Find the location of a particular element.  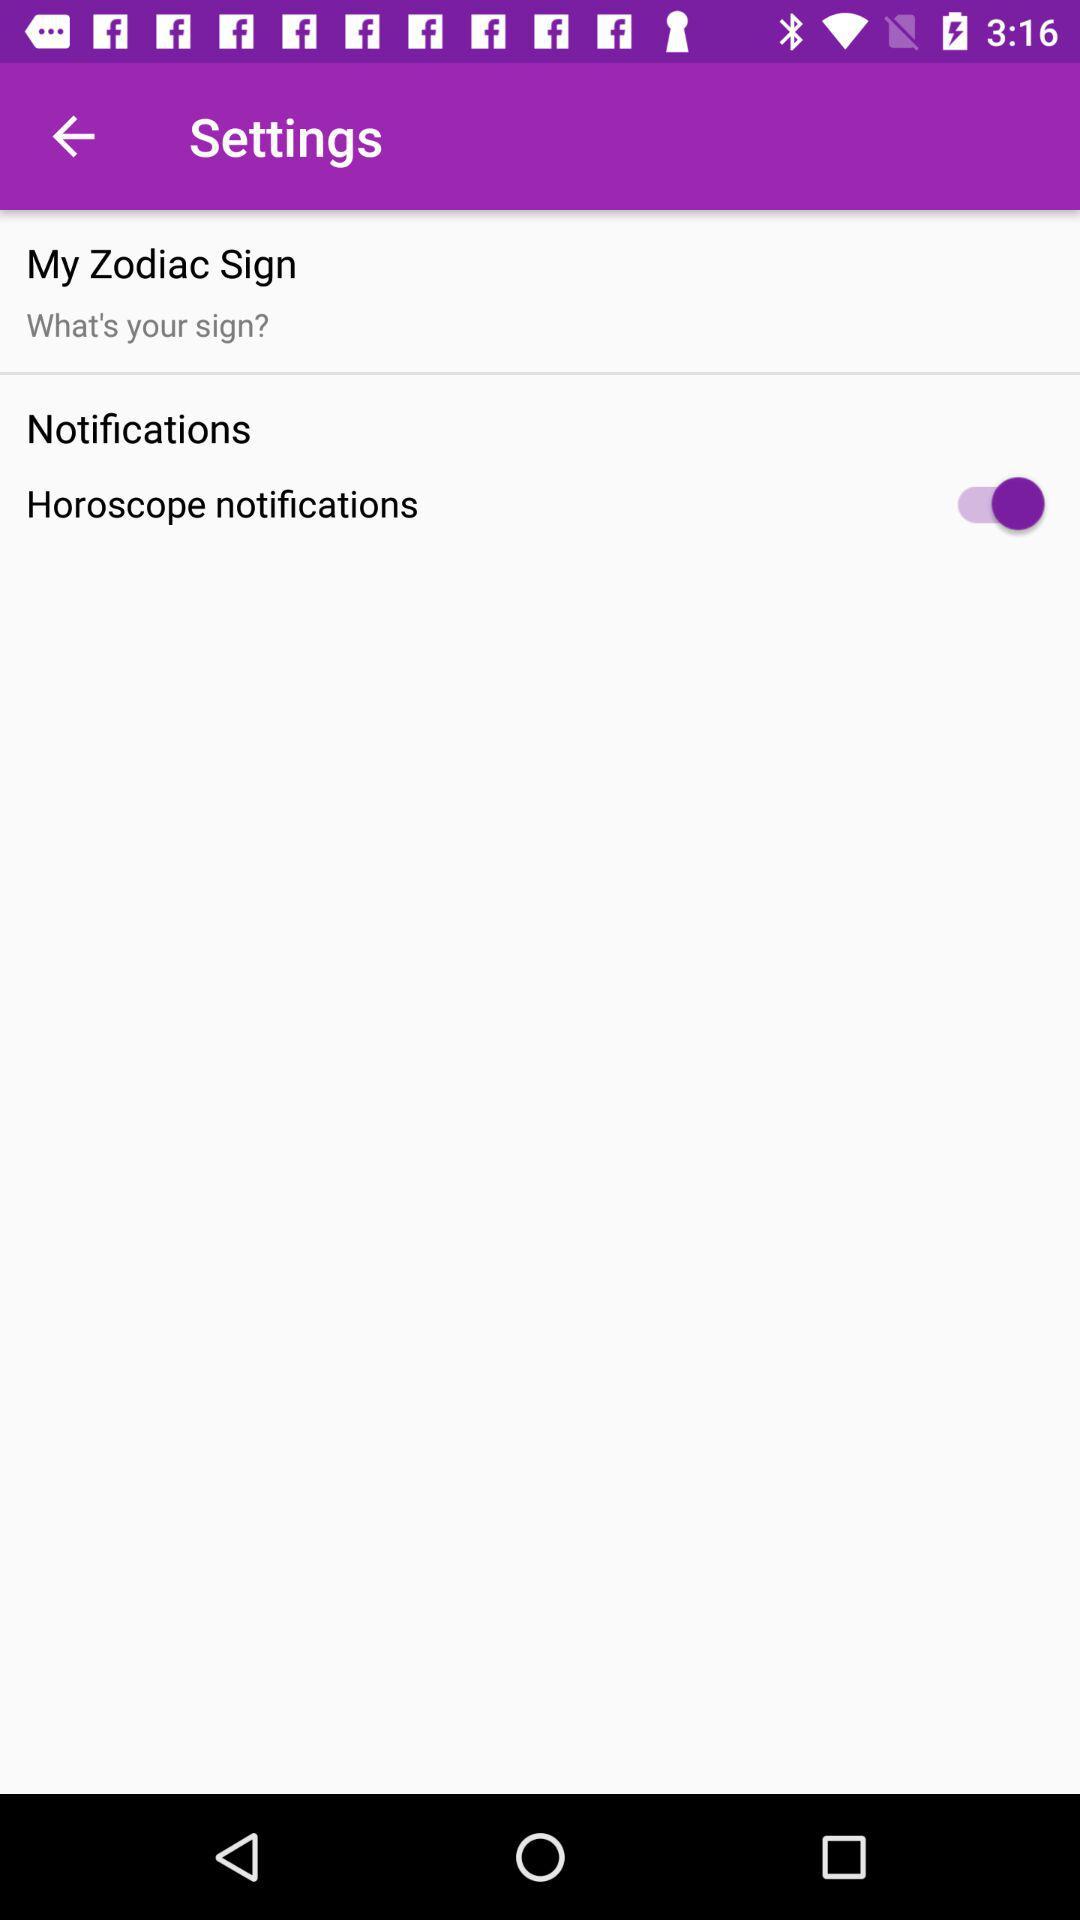

the icon above my zodiac sign icon is located at coordinates (72, 135).